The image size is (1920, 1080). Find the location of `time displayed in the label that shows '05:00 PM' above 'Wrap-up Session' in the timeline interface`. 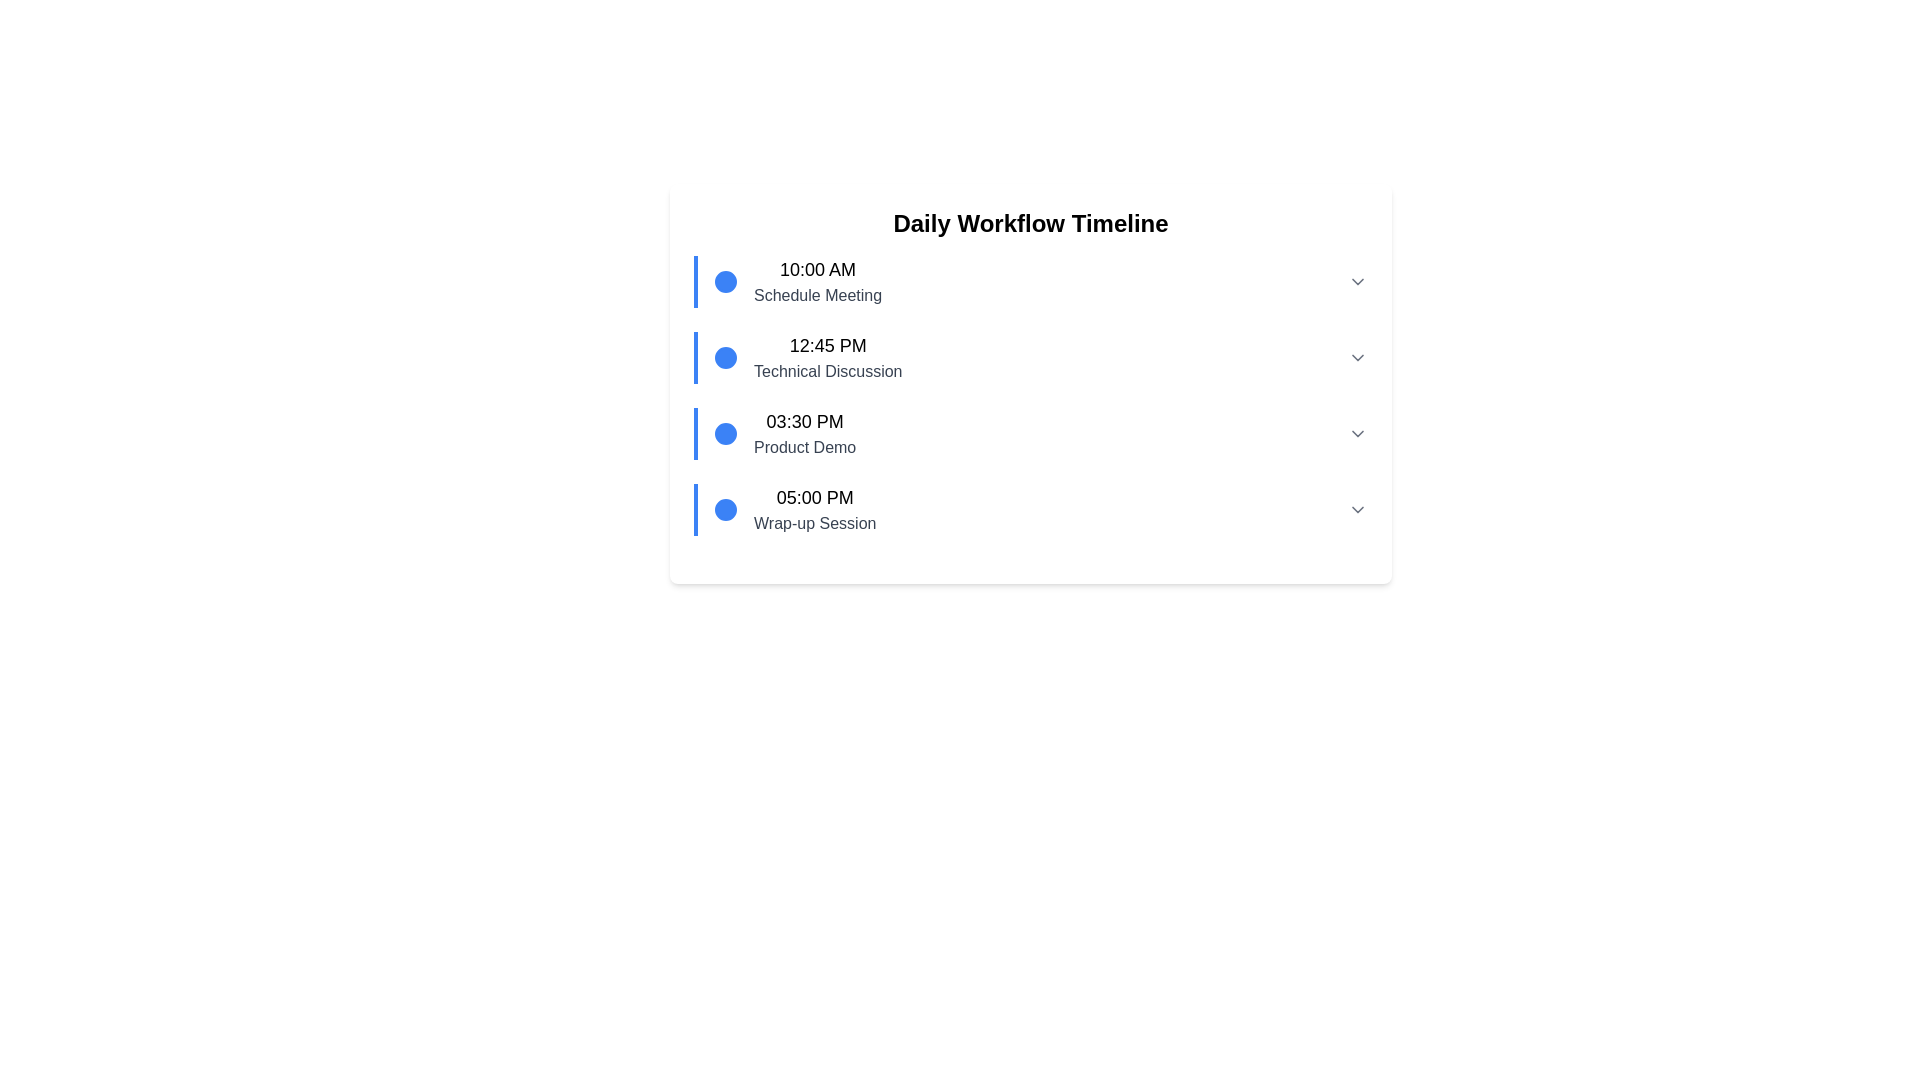

time displayed in the label that shows '05:00 PM' above 'Wrap-up Session' in the timeline interface is located at coordinates (815, 496).